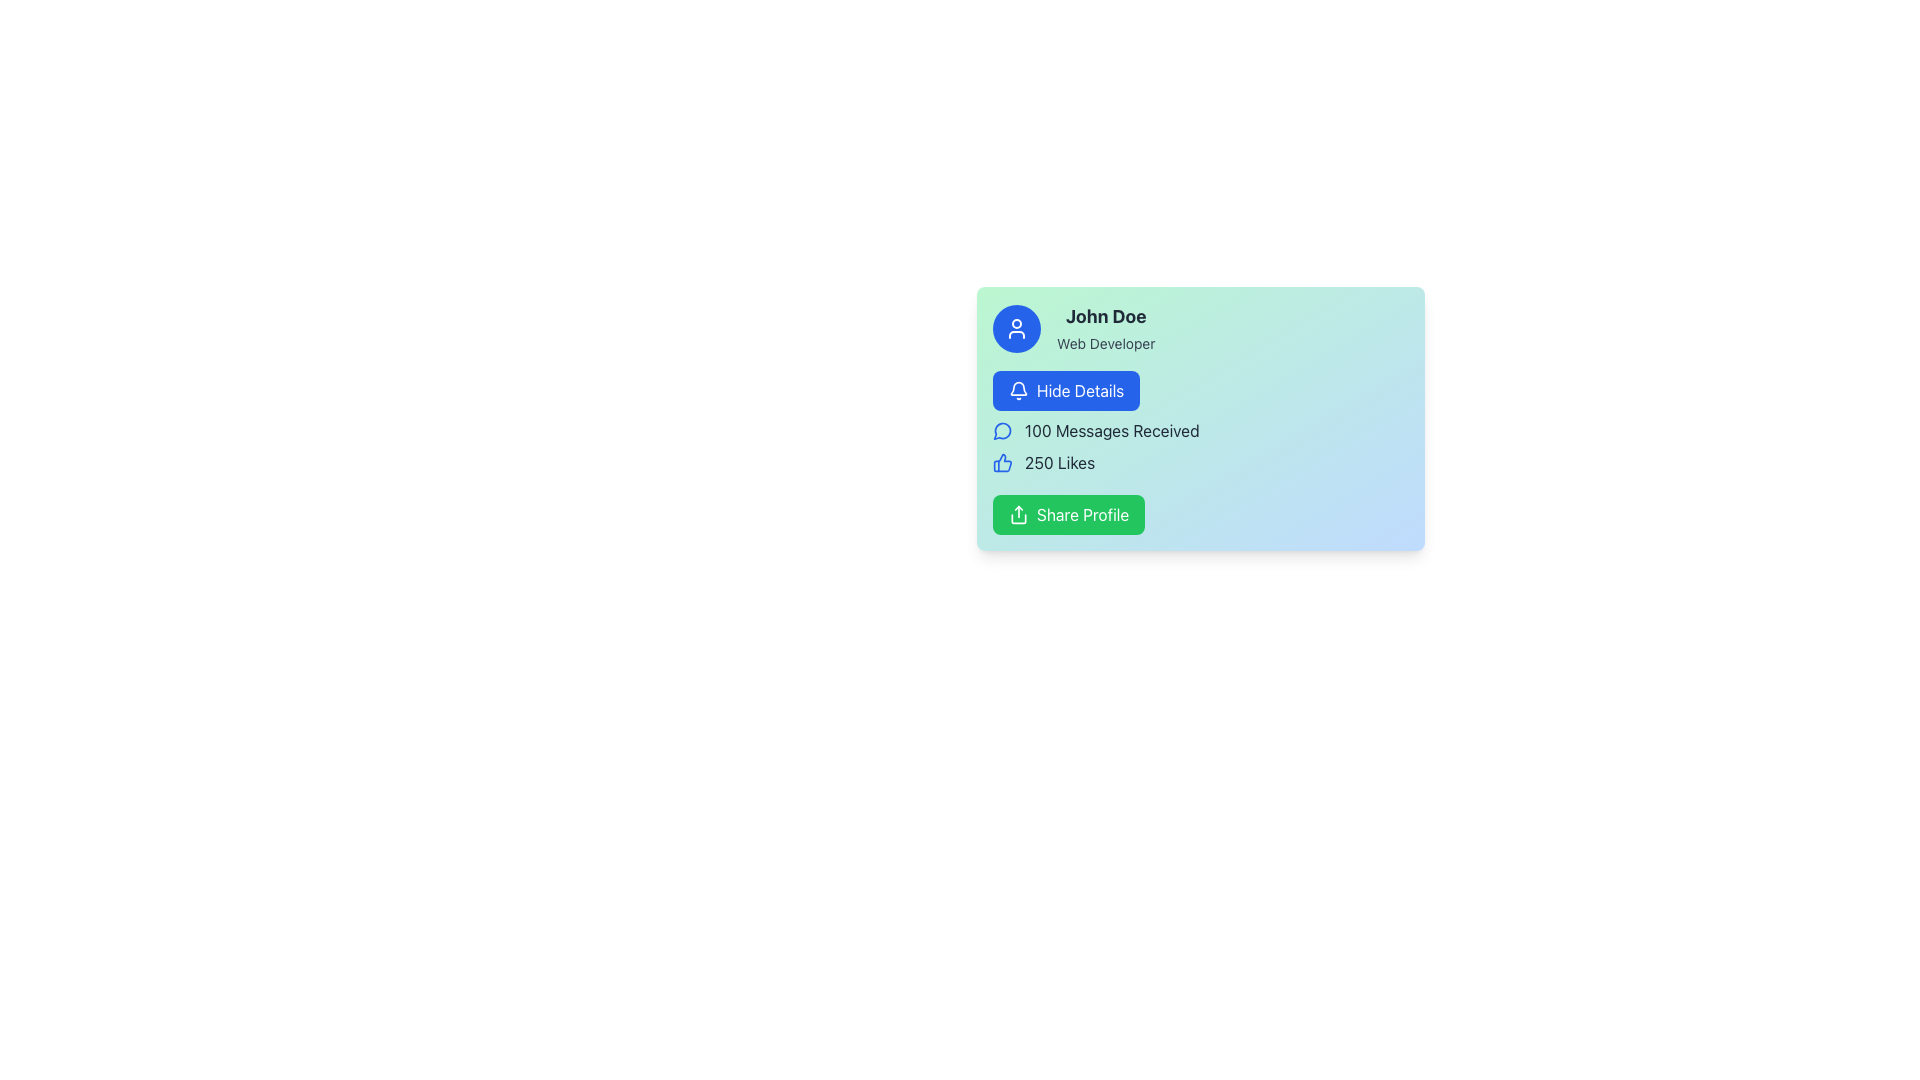 Image resolution: width=1920 pixels, height=1080 pixels. I want to click on the speech bubble icon representing '100 Messages Received' in the interface, so click(1002, 430).